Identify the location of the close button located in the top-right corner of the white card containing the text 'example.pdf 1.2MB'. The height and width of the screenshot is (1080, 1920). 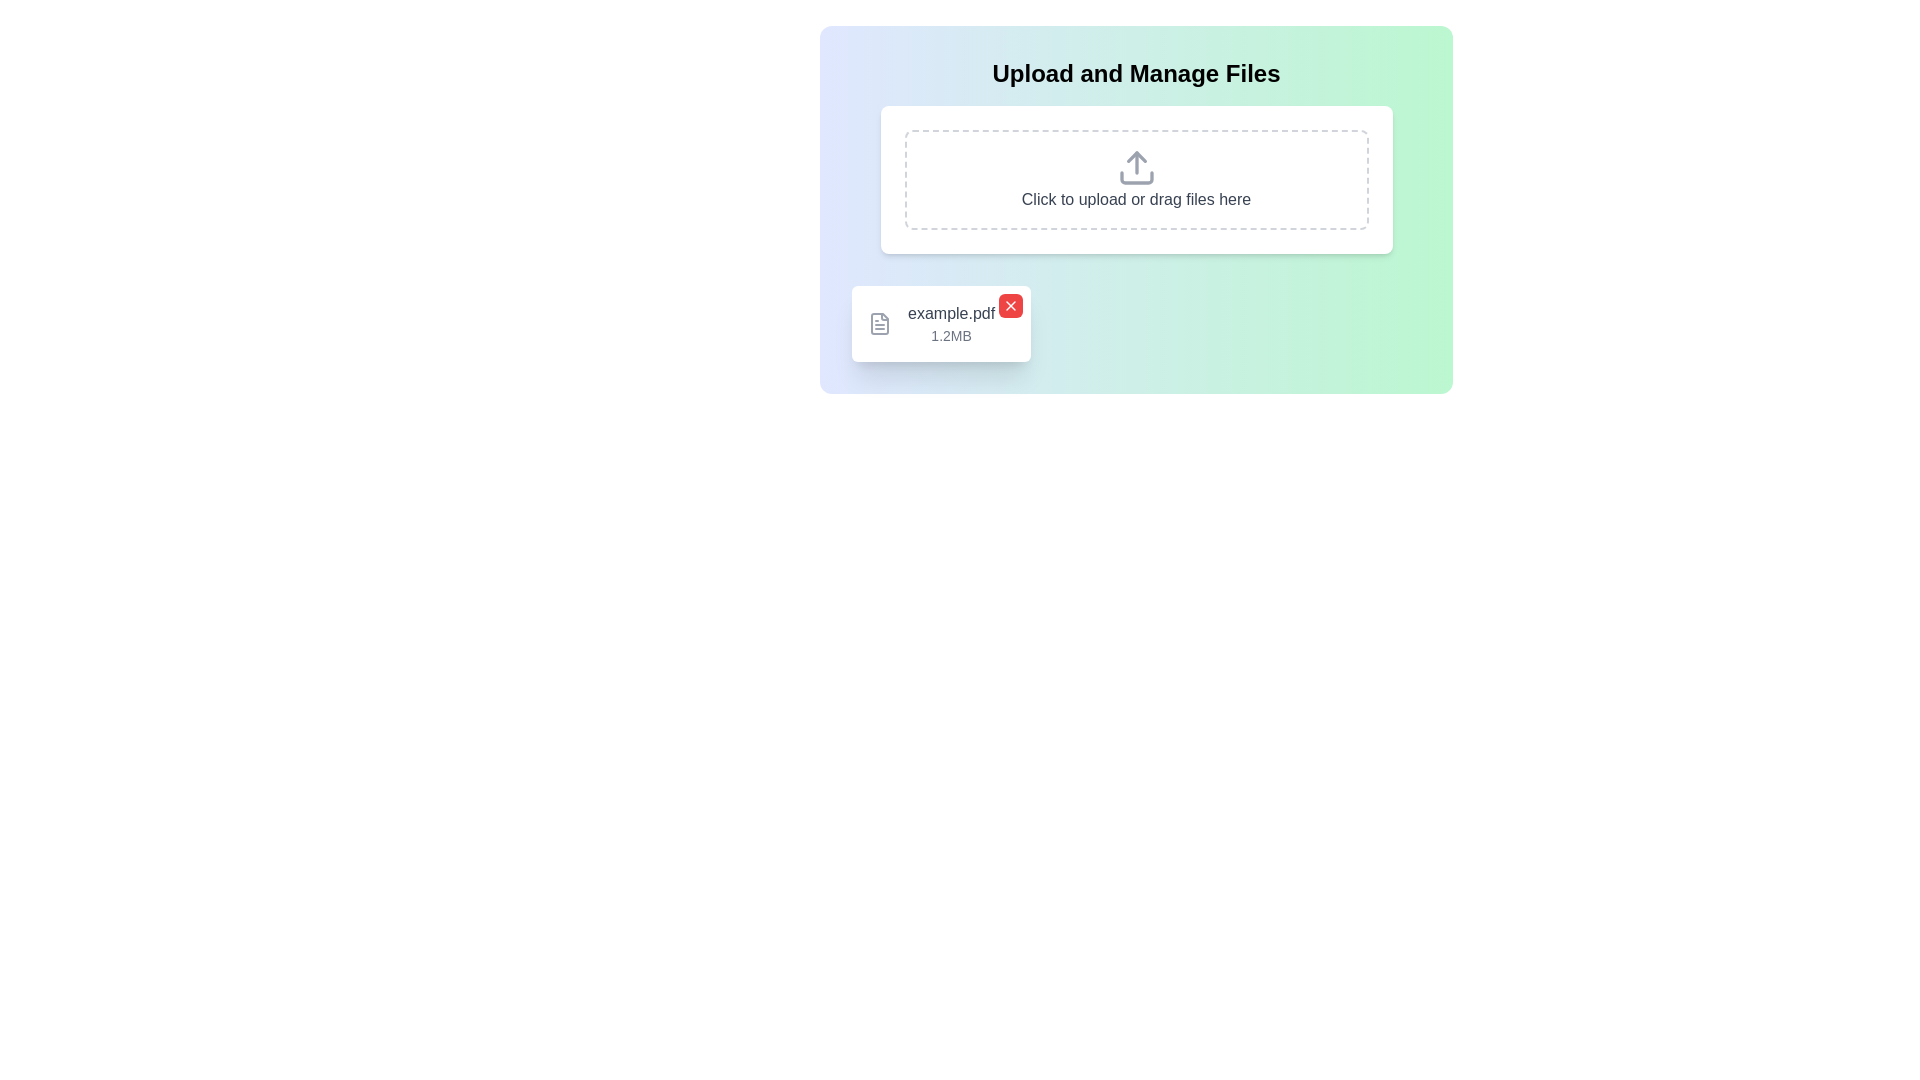
(1011, 305).